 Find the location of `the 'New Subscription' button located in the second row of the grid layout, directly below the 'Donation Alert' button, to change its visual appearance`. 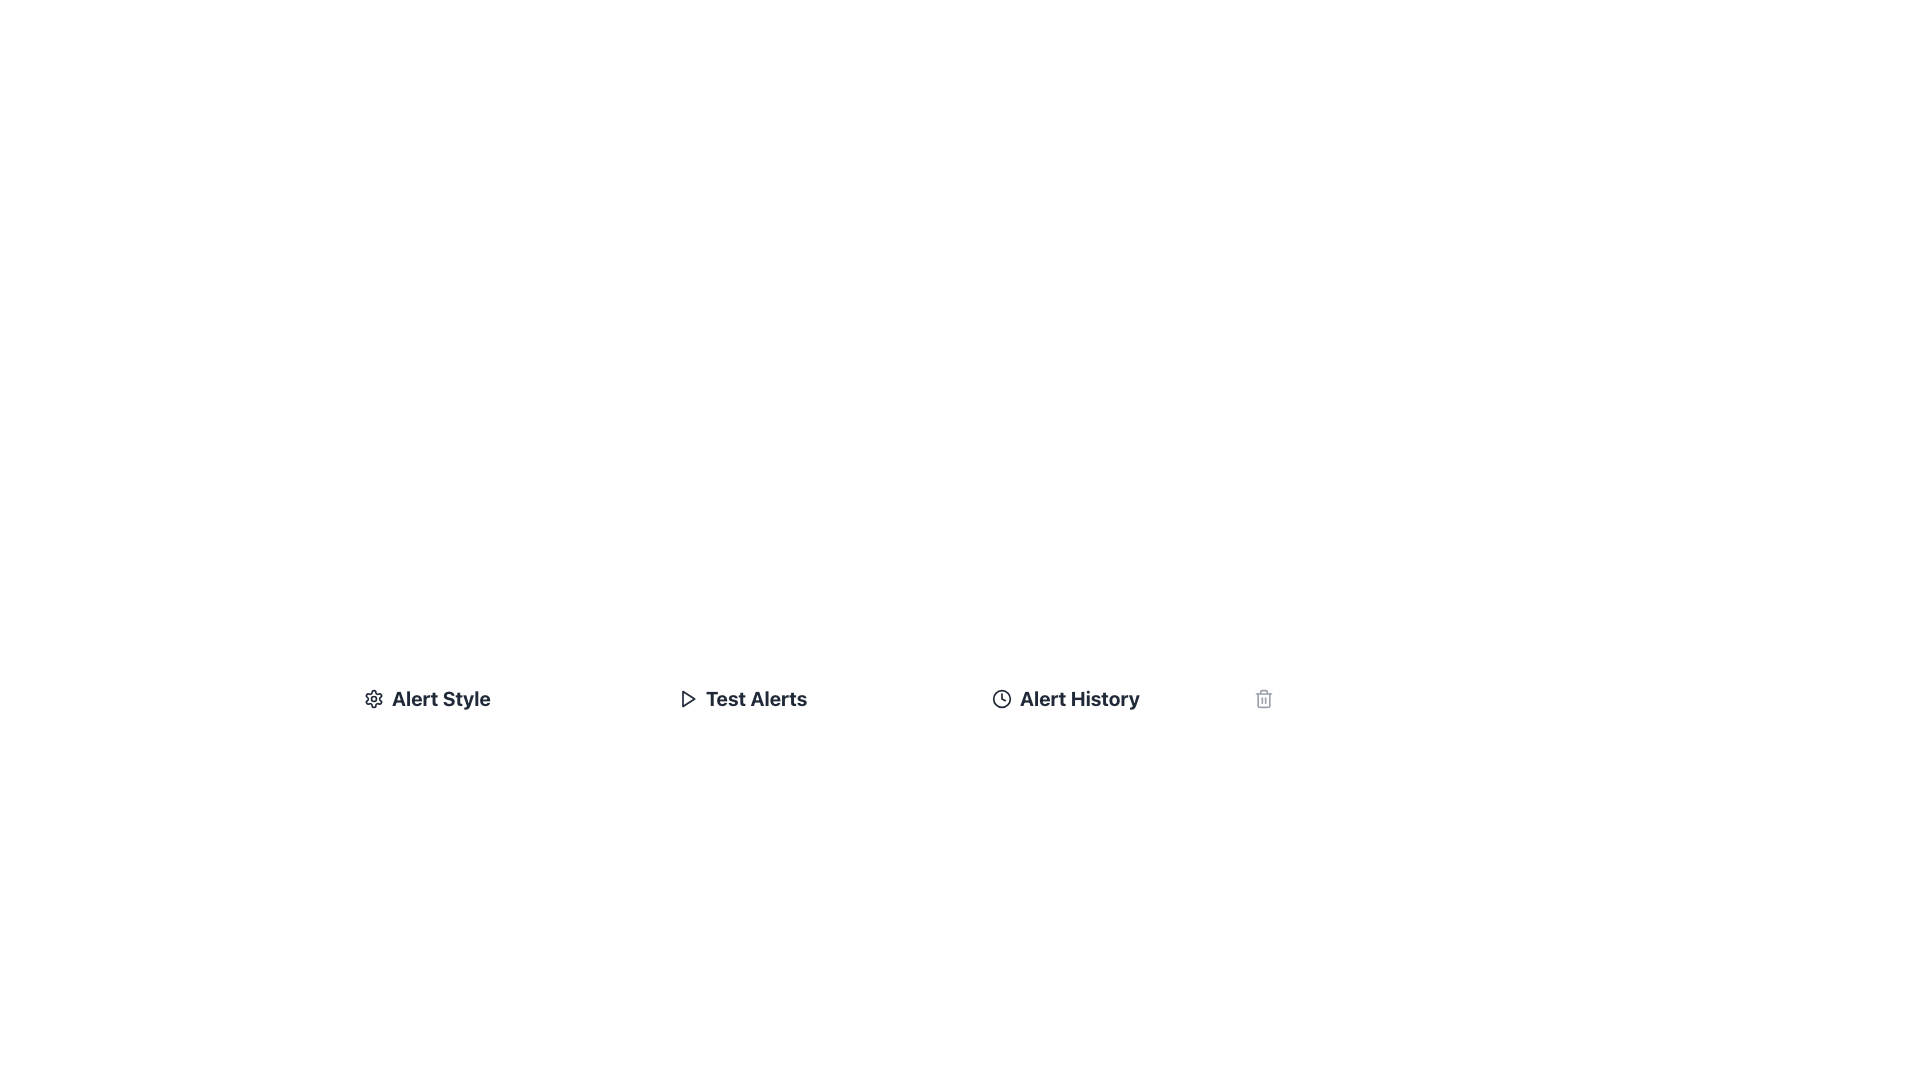

the 'New Subscription' button located in the second row of the grid layout, directly below the 'Donation Alert' button, to change its visual appearance is located at coordinates (744, 890).